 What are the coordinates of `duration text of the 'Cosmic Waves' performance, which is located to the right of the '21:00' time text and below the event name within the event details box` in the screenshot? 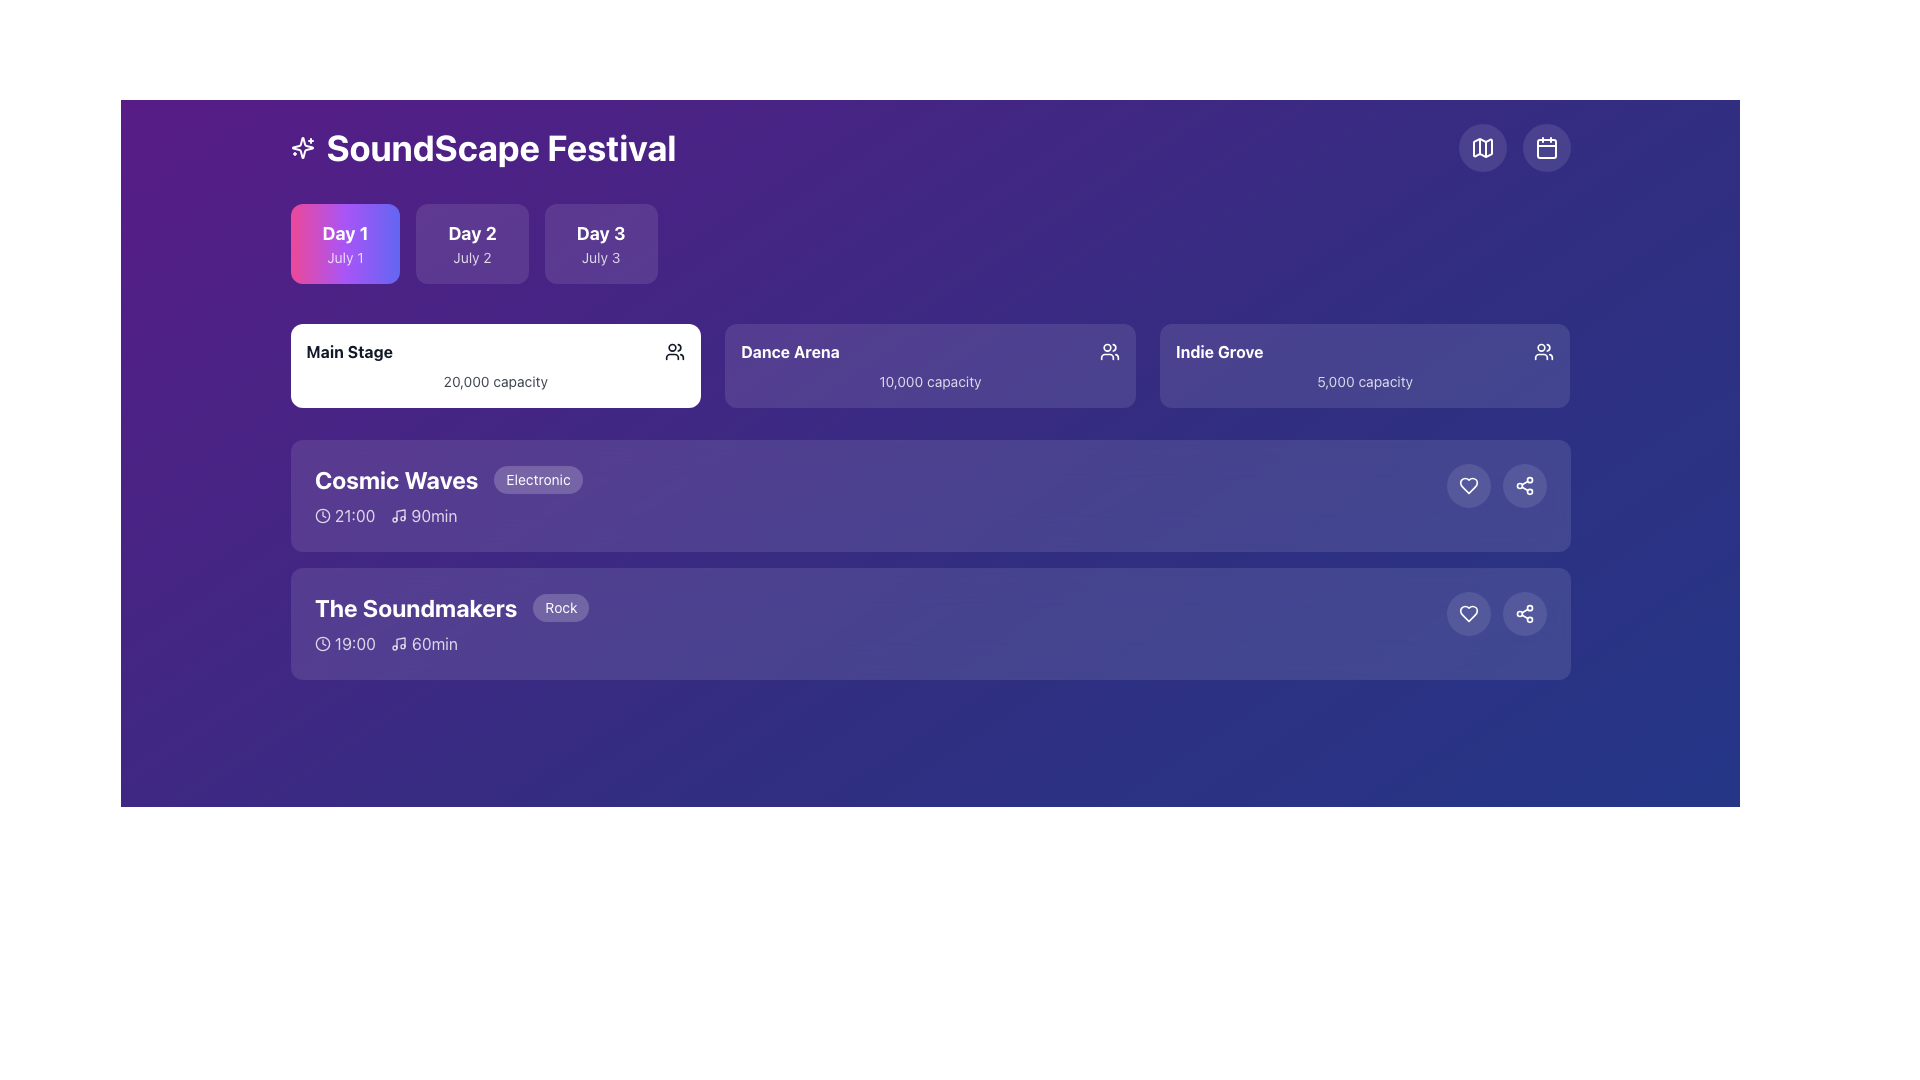 It's located at (422, 515).